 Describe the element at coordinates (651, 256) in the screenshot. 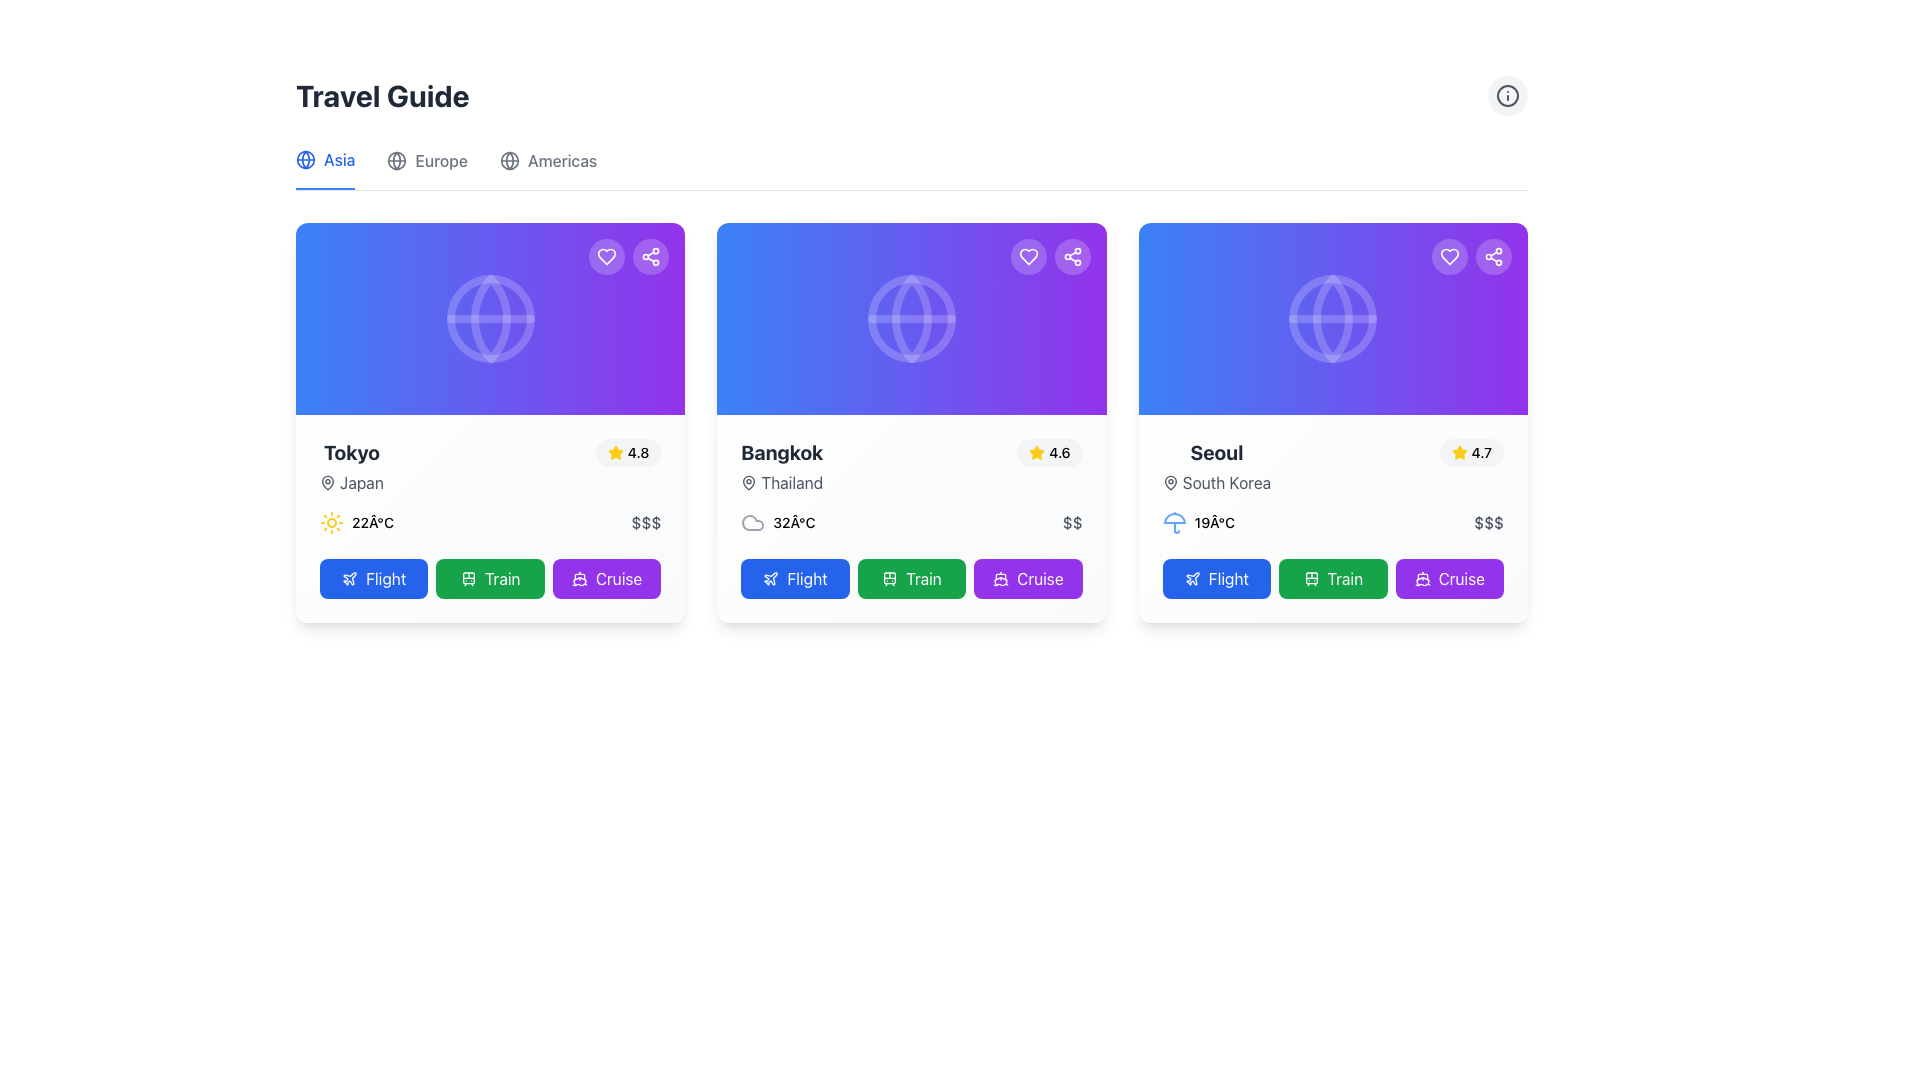

I see `the share icon button located at the right-top corner of the Bangkok travel card` at that location.